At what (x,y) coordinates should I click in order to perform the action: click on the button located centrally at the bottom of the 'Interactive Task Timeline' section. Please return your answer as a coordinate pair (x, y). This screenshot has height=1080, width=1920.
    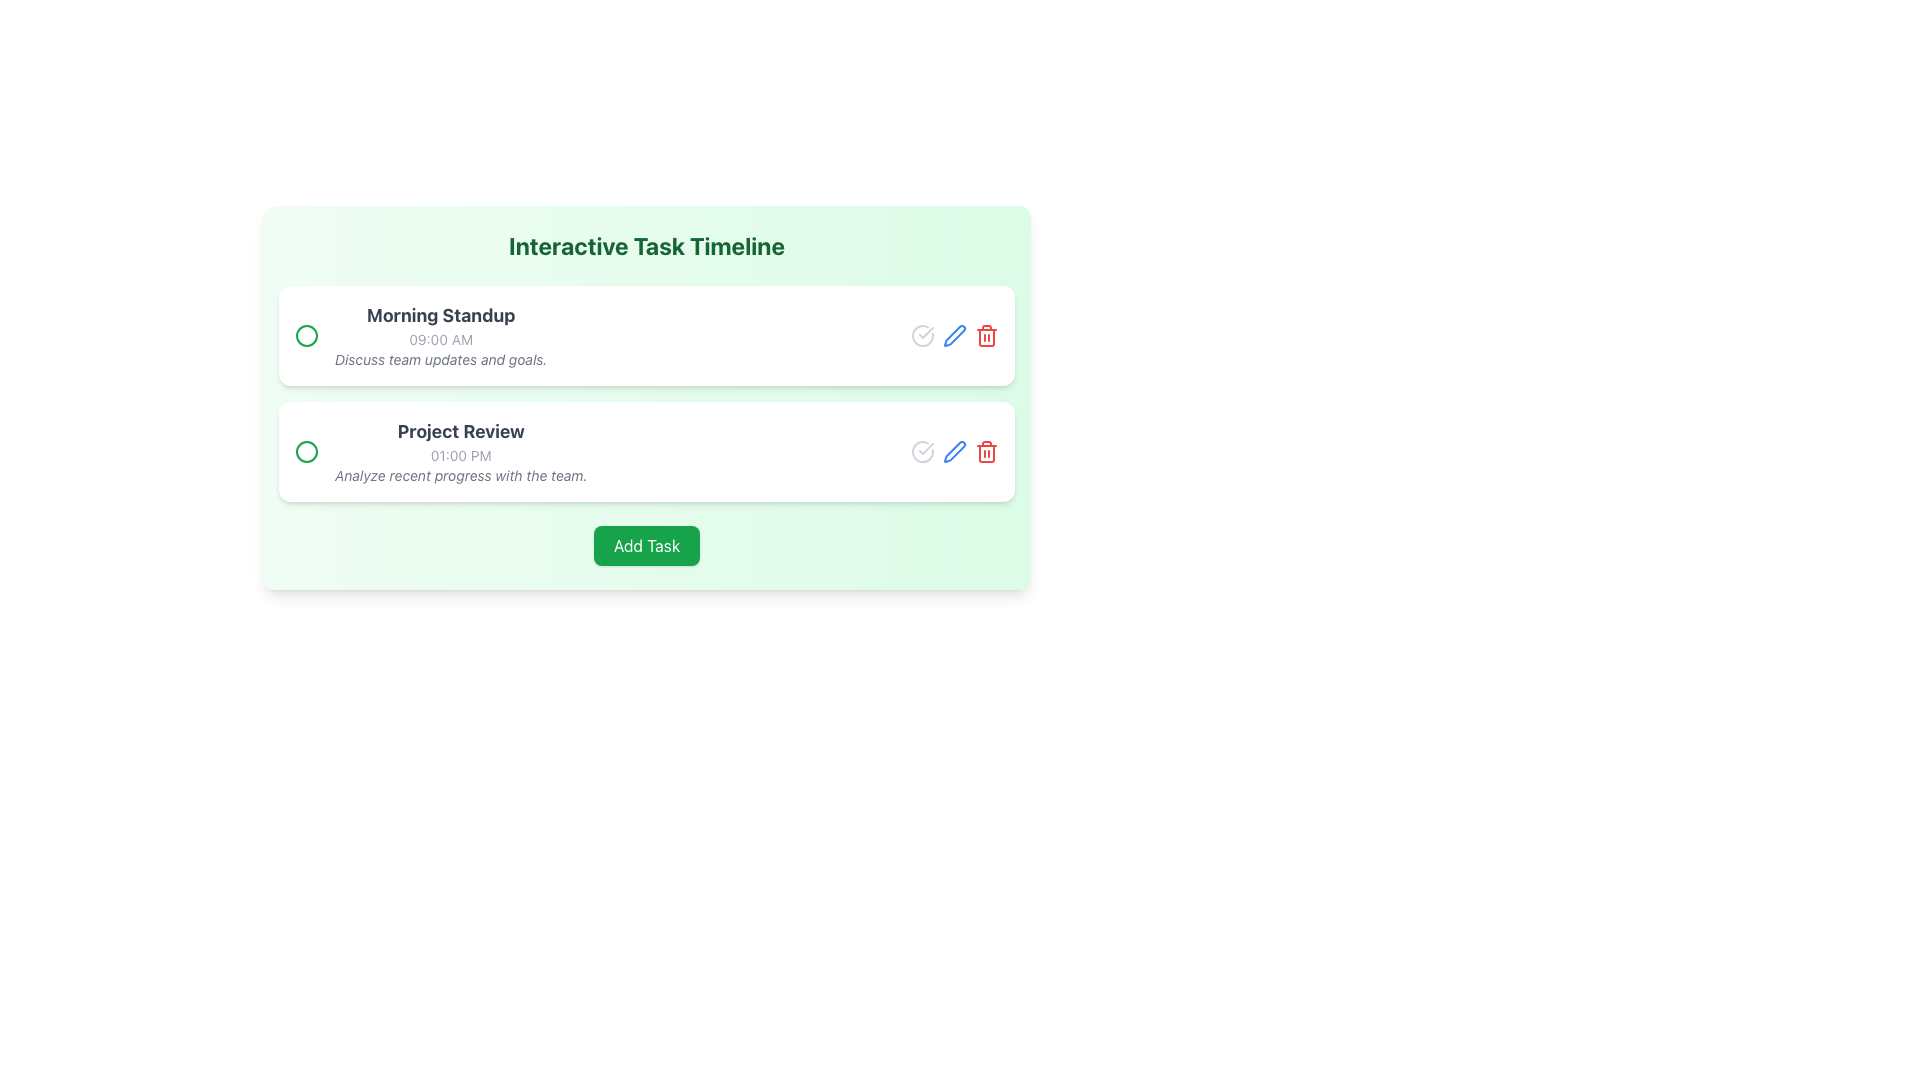
    Looking at the image, I should click on (647, 546).